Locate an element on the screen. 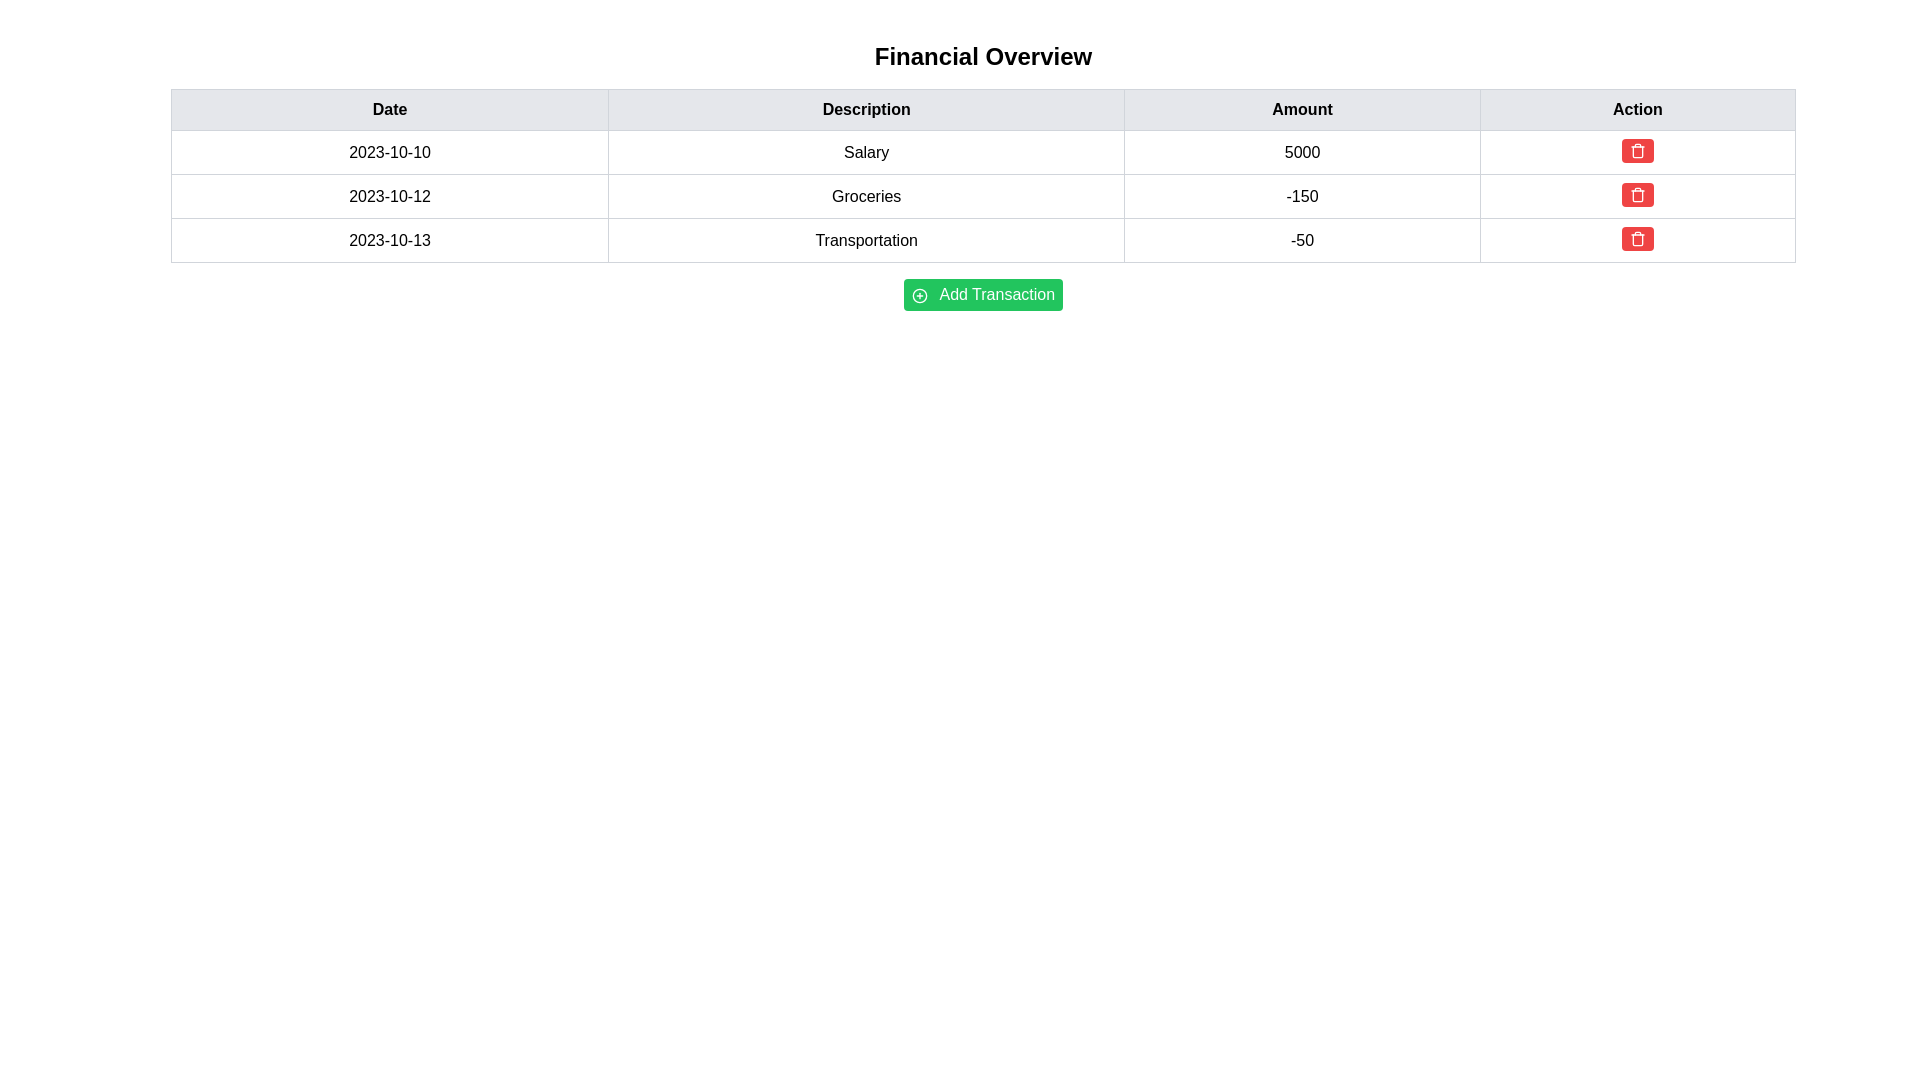 The image size is (1920, 1080). the third table row representing the financial transaction entry for 2023-10-13 with the description 'Transportation' and amount '-50' is located at coordinates (983, 239).